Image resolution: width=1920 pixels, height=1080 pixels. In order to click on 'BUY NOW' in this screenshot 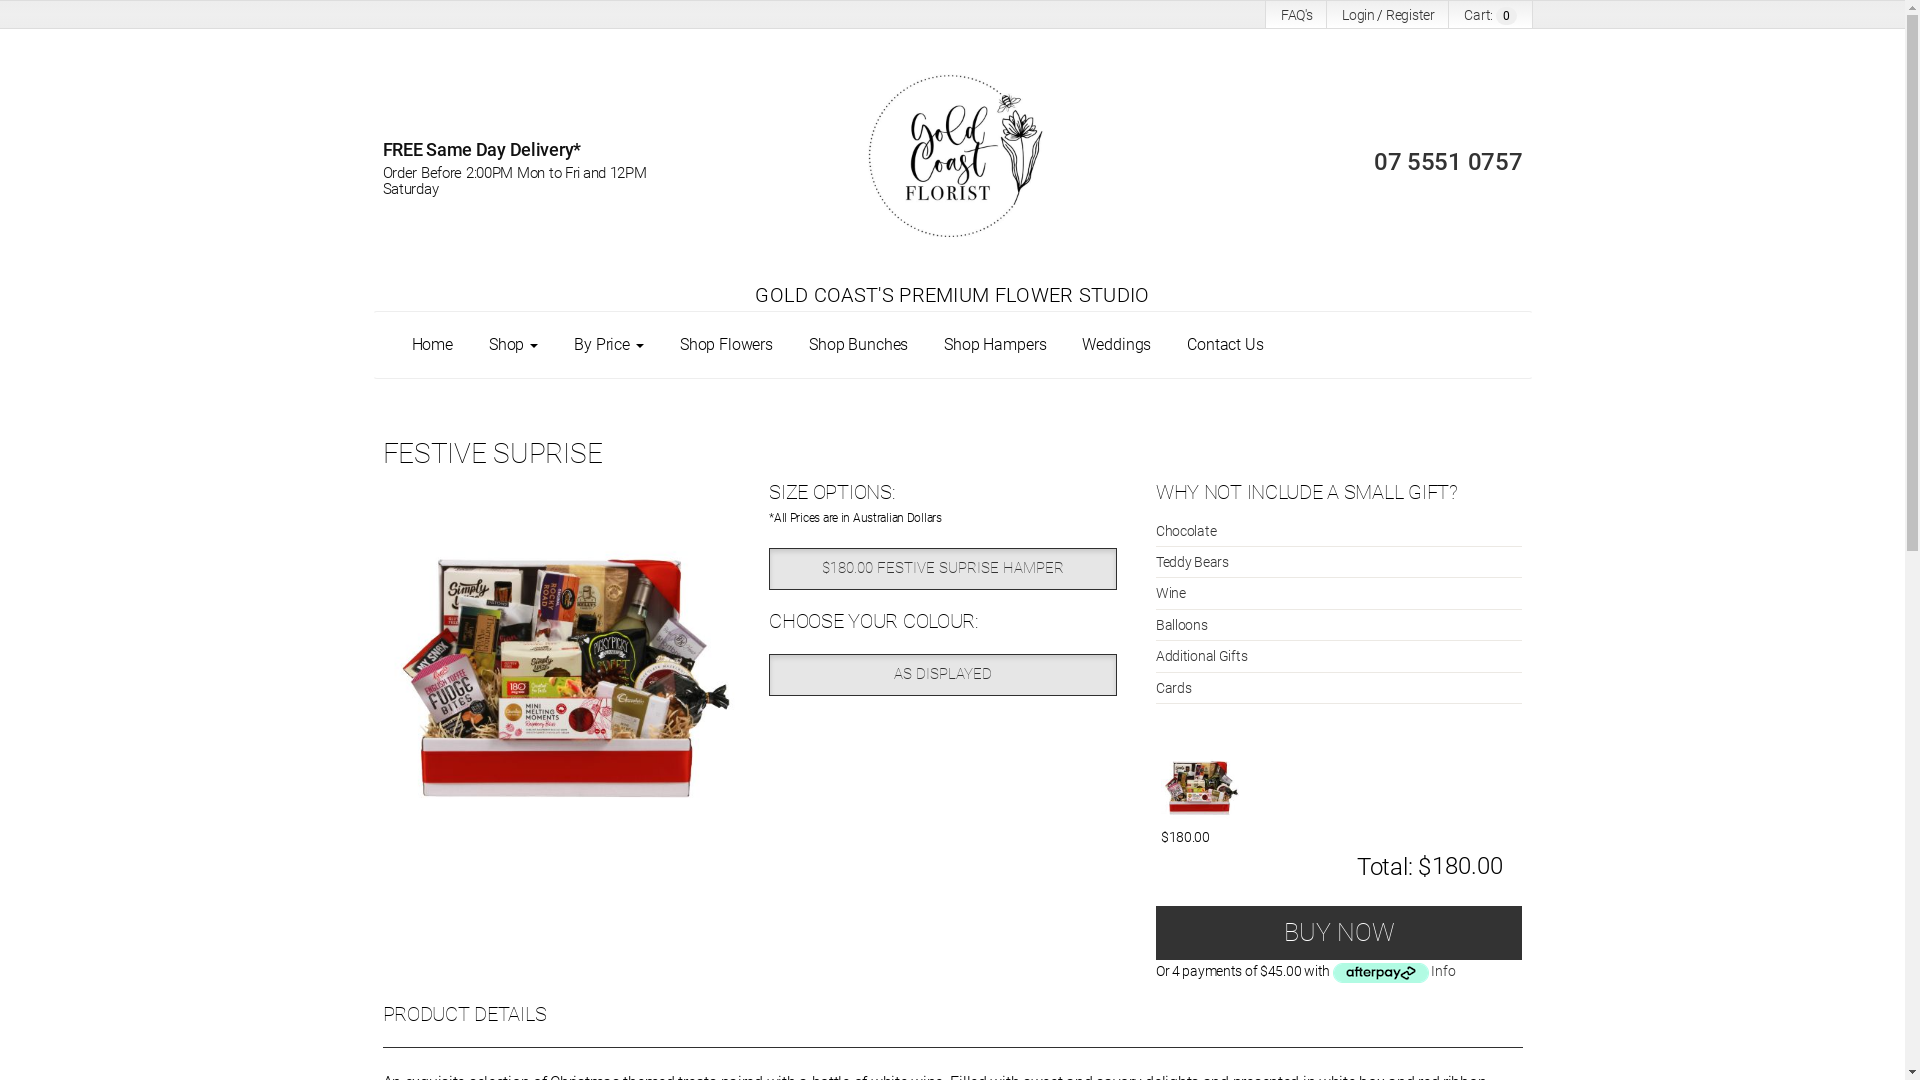, I will do `click(1339, 933)`.